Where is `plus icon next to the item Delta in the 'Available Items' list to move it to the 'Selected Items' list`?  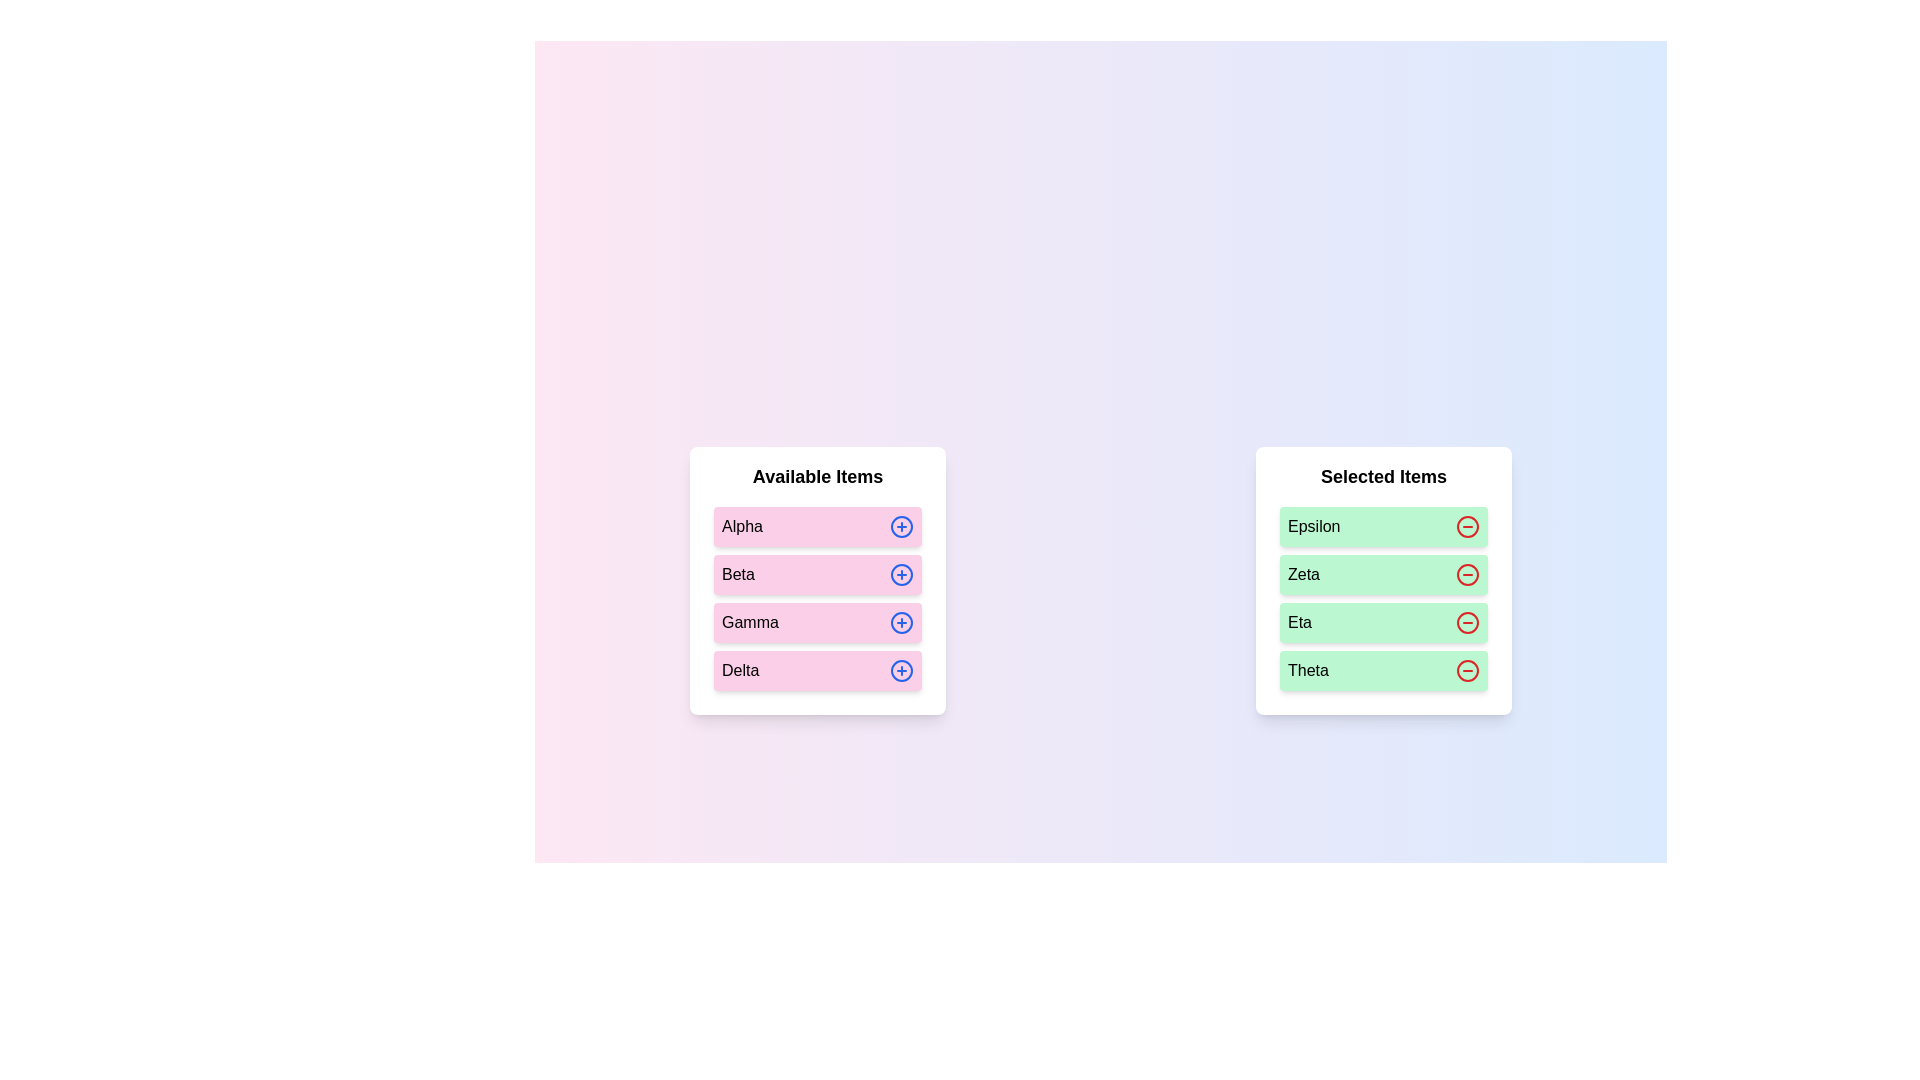
plus icon next to the item Delta in the 'Available Items' list to move it to the 'Selected Items' list is located at coordinates (901, 671).